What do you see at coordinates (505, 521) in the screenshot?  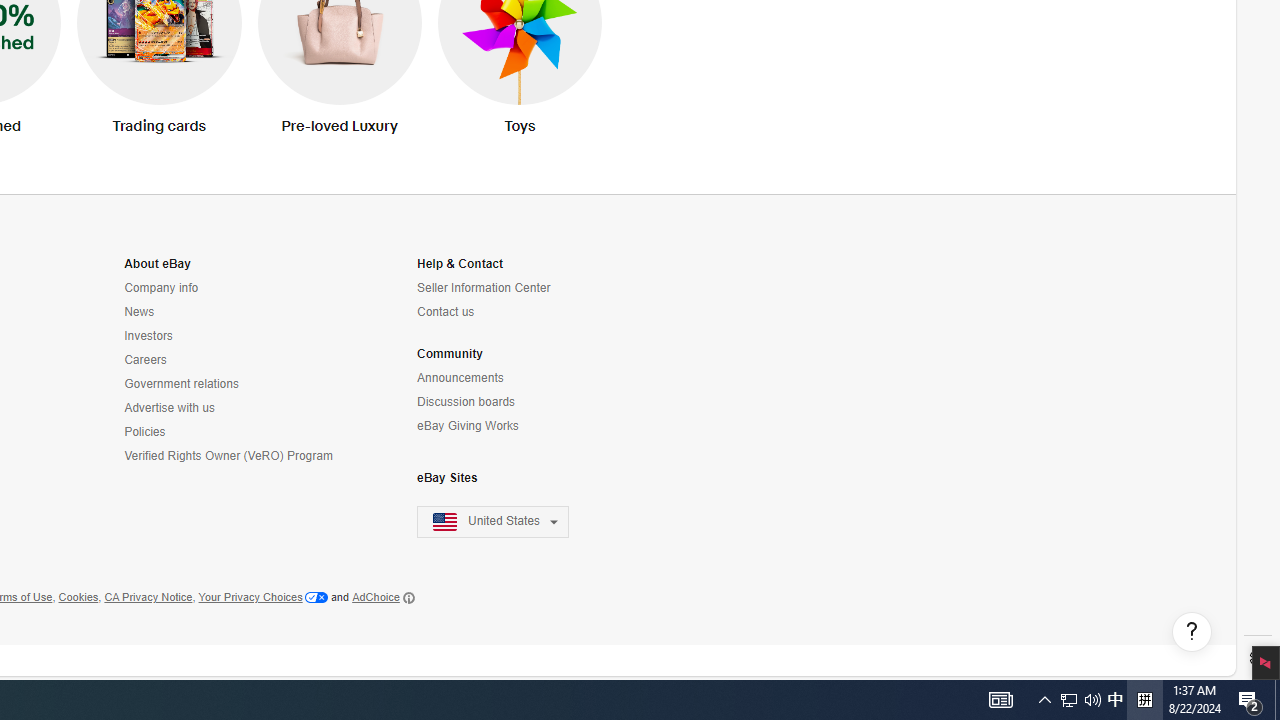 I see `'United States'` at bounding box center [505, 521].